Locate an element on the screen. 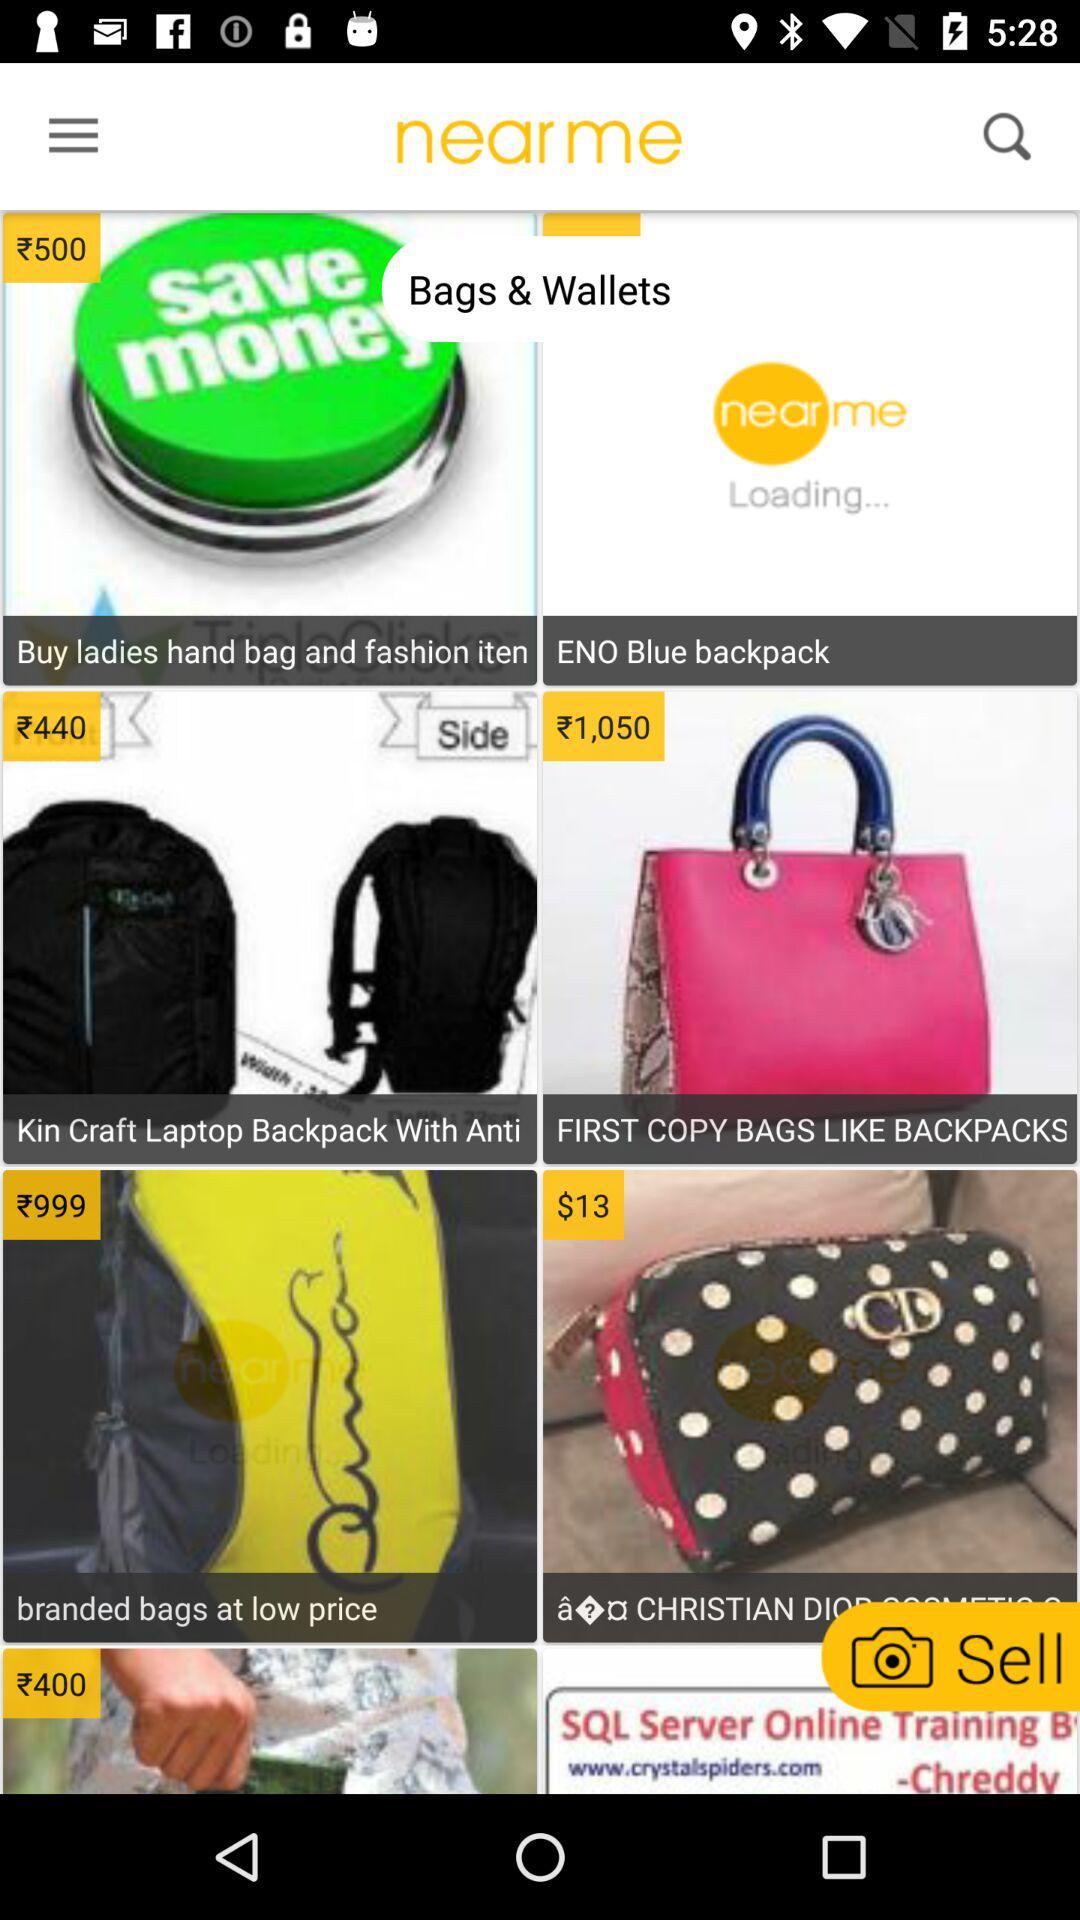 Image resolution: width=1080 pixels, height=1920 pixels. upload a picture is located at coordinates (947, 1656).